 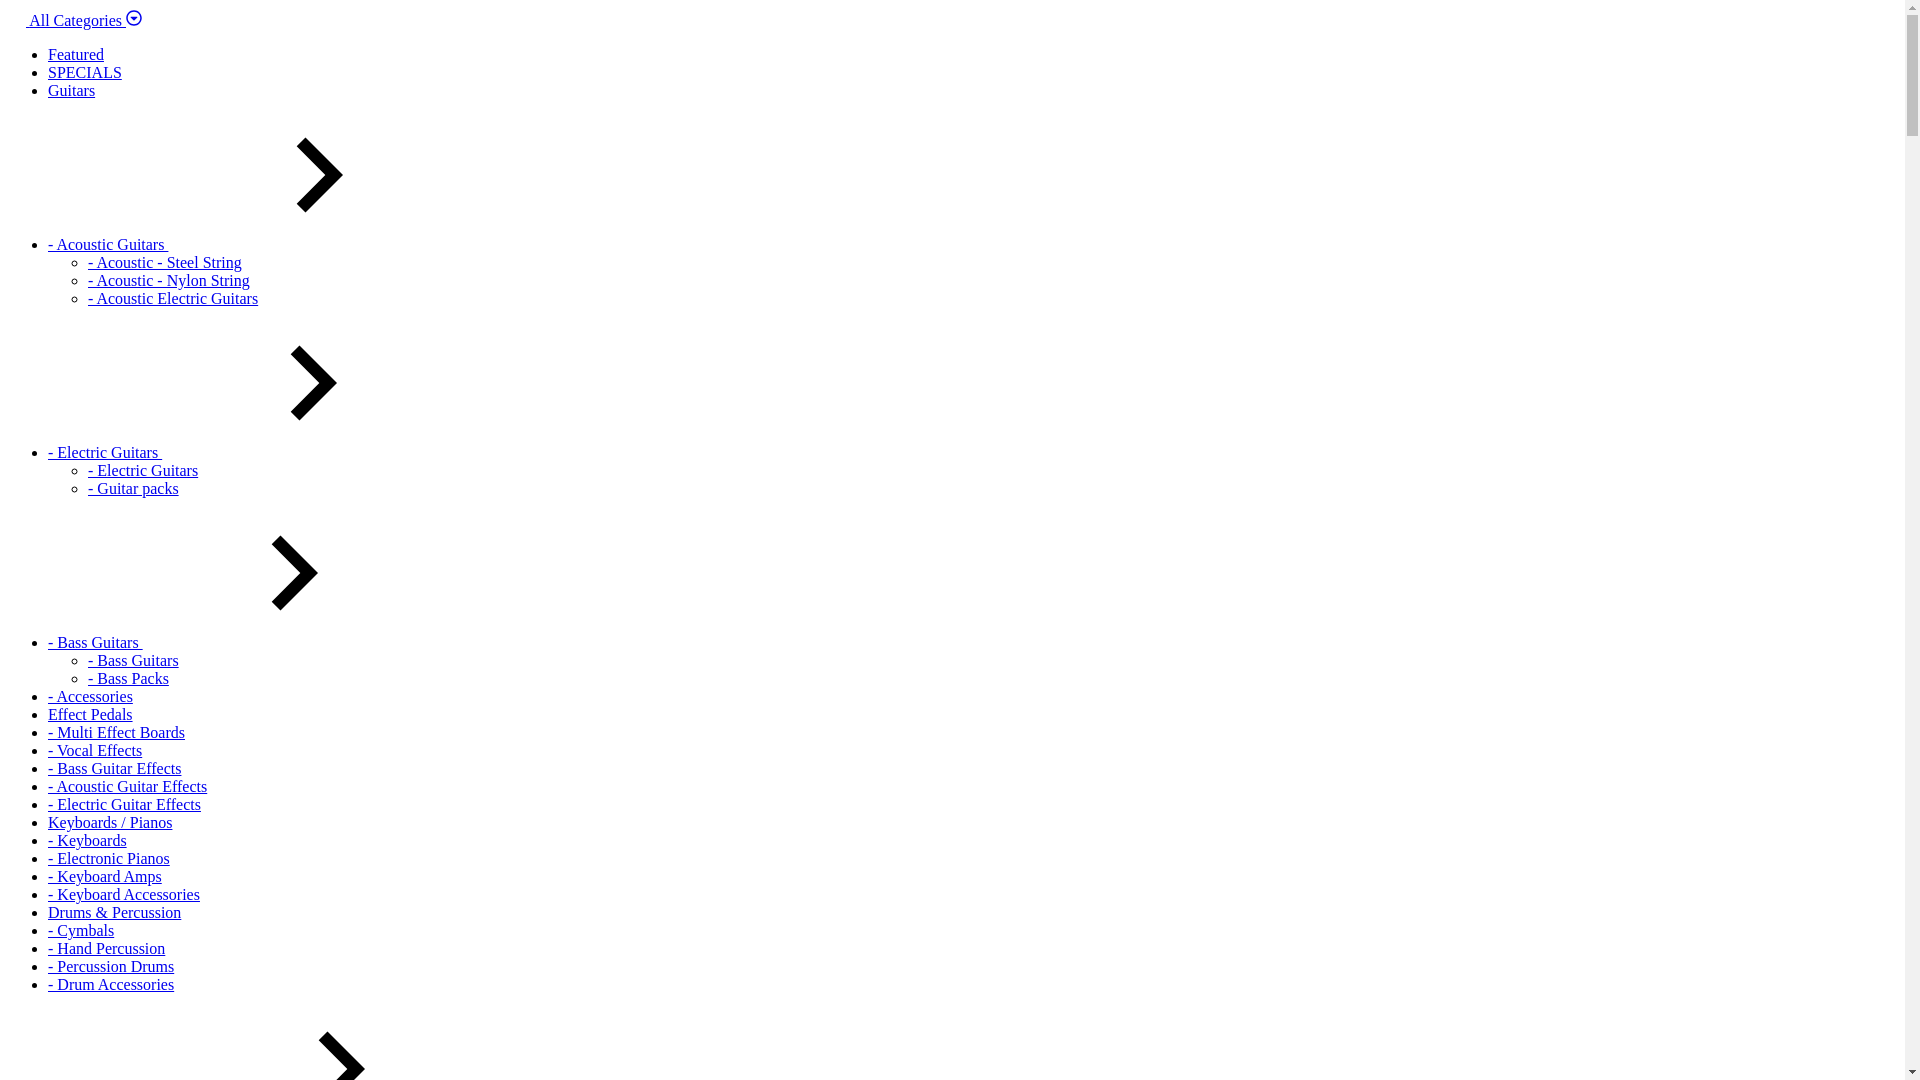 What do you see at coordinates (71, 90) in the screenshot?
I see `'Guitars'` at bounding box center [71, 90].